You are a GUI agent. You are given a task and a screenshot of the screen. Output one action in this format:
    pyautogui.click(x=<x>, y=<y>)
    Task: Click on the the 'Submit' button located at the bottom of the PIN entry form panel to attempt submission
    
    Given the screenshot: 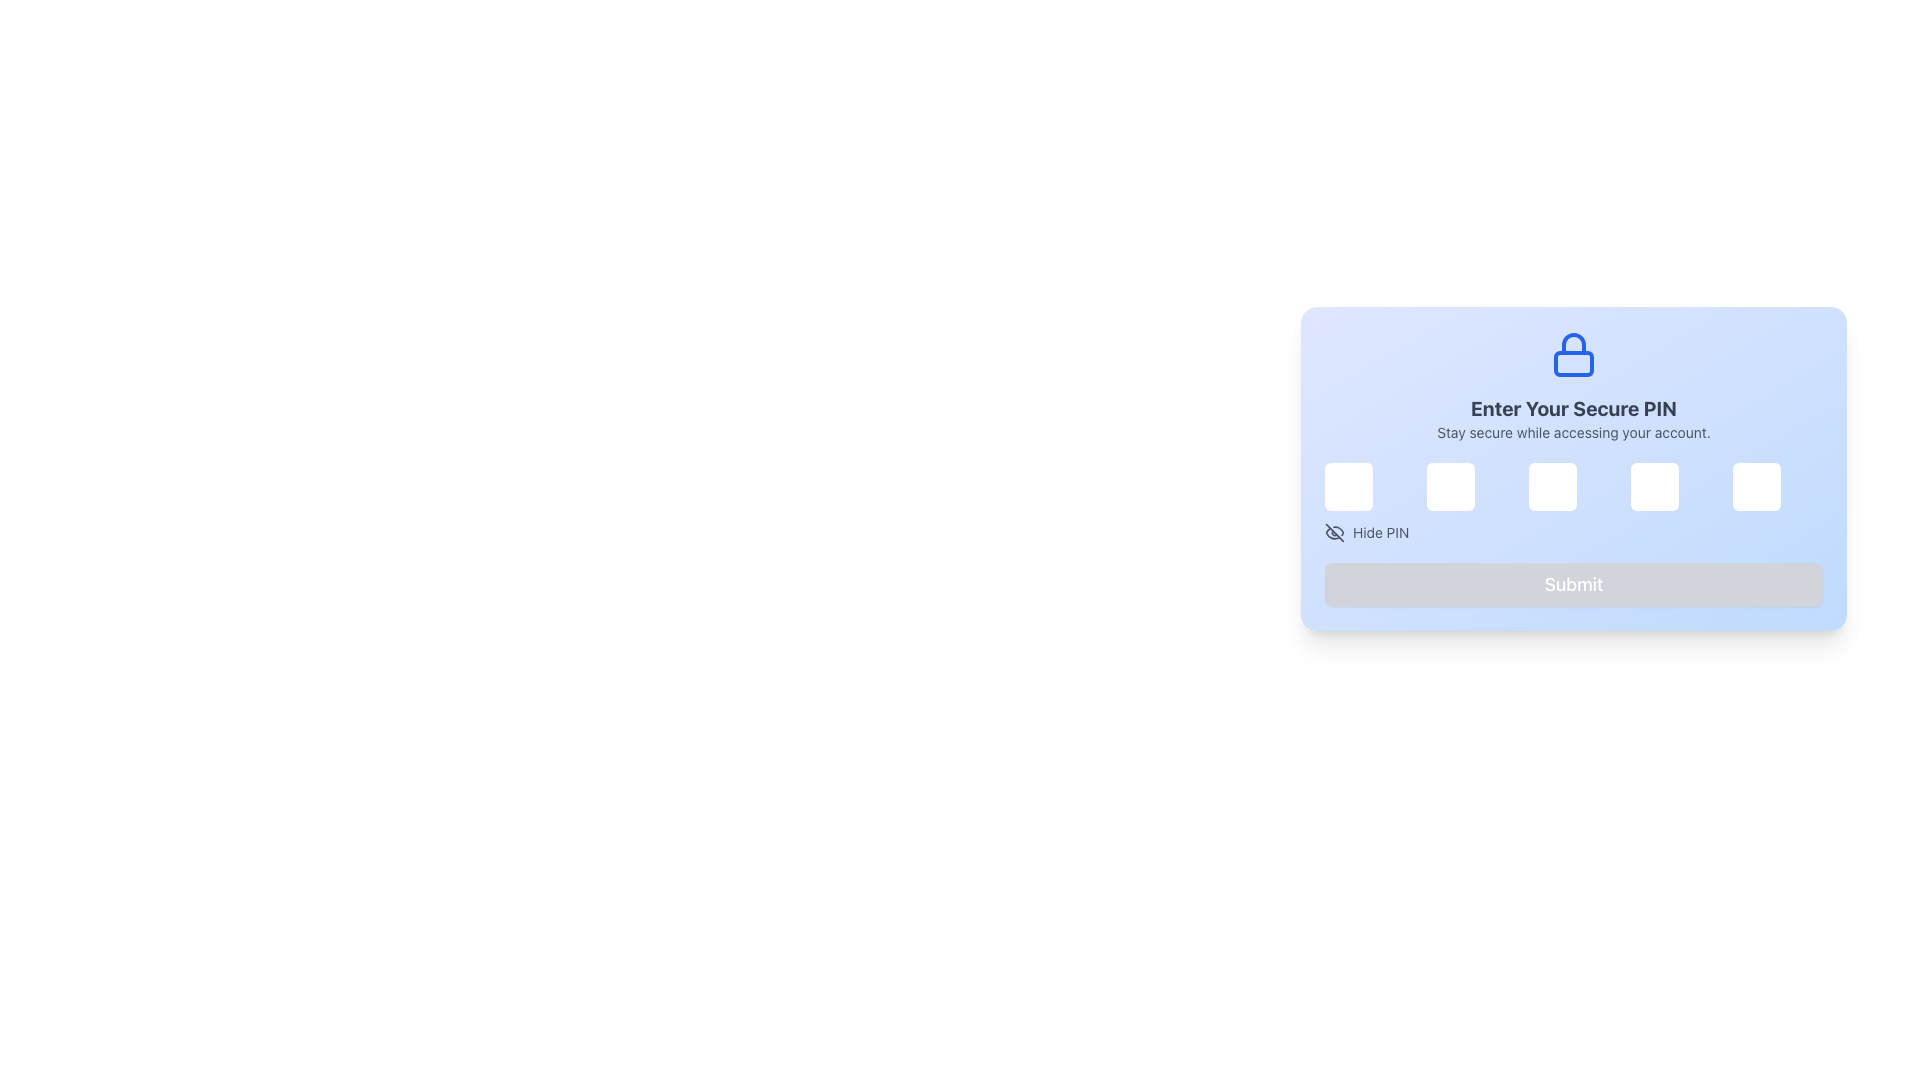 What is the action you would take?
    pyautogui.click(x=1573, y=585)
    